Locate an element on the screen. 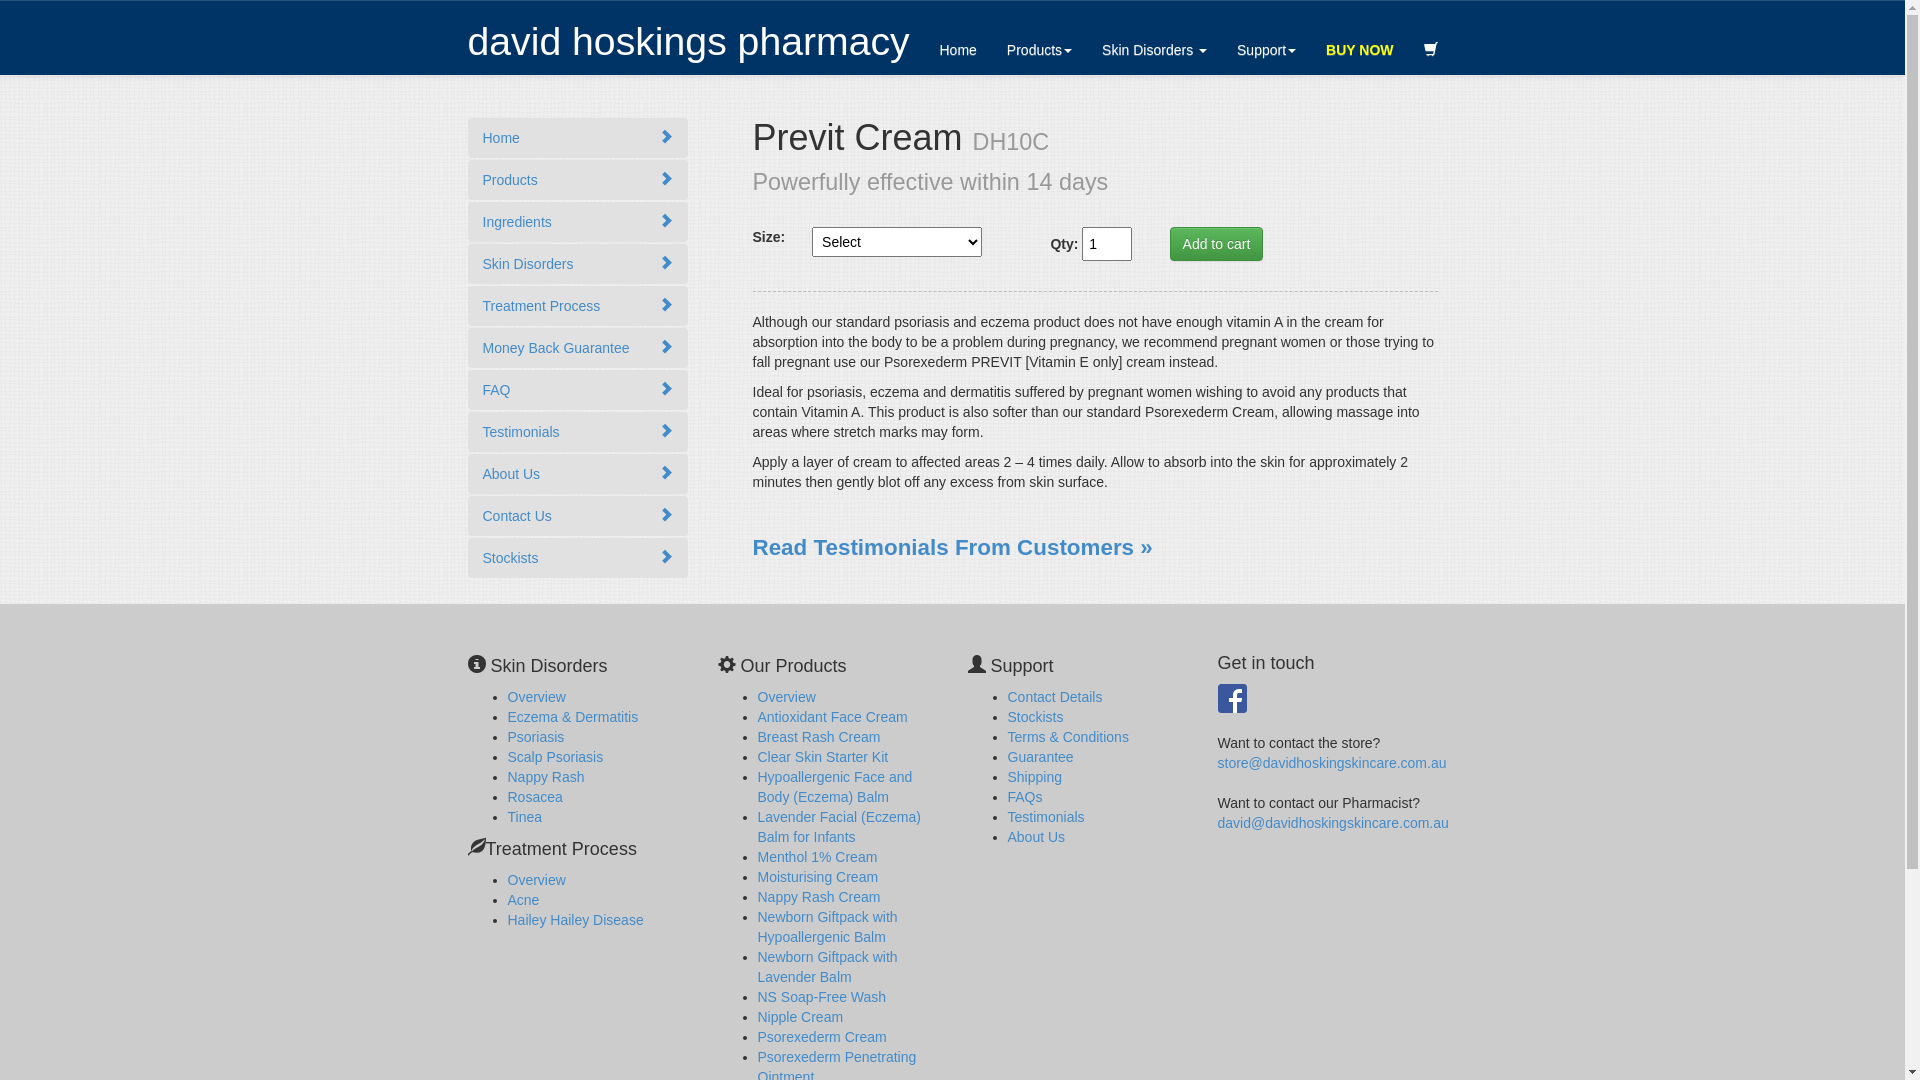  'Lavender Facial (Eczema) Balm for Infants' is located at coordinates (839, 826).